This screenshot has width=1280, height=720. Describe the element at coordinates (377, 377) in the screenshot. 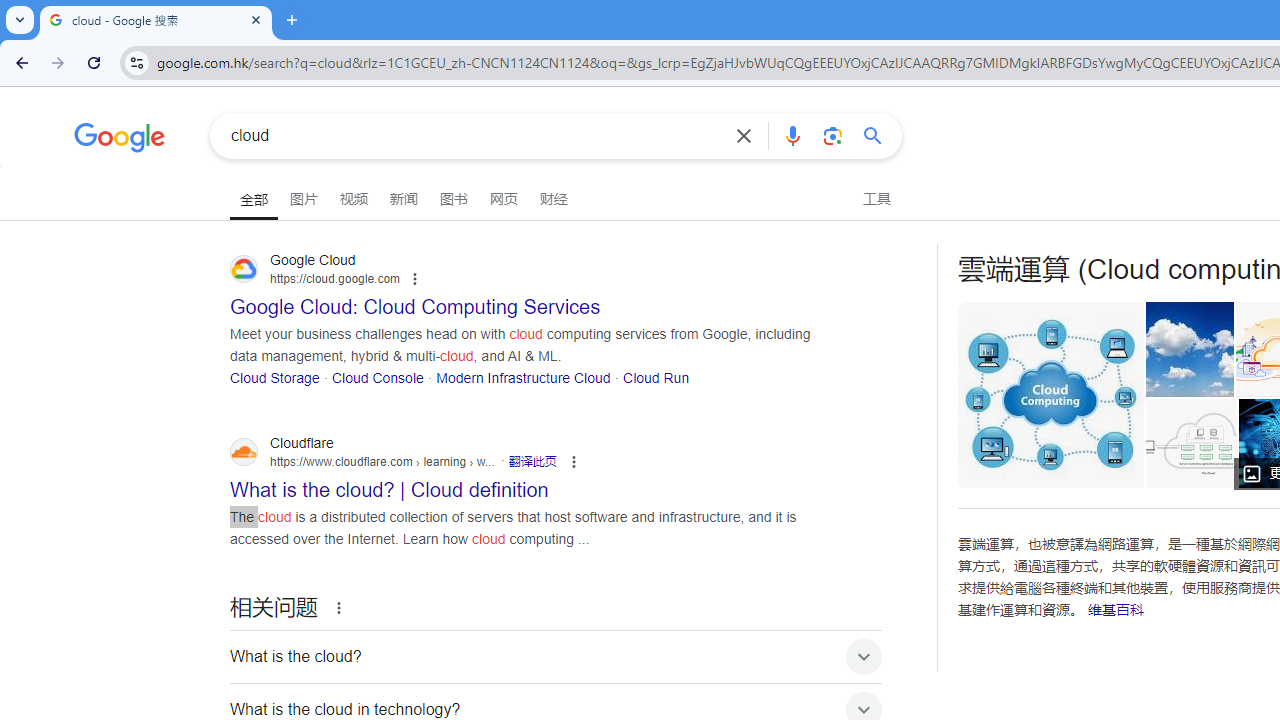

I see `'Cloud Console'` at that location.